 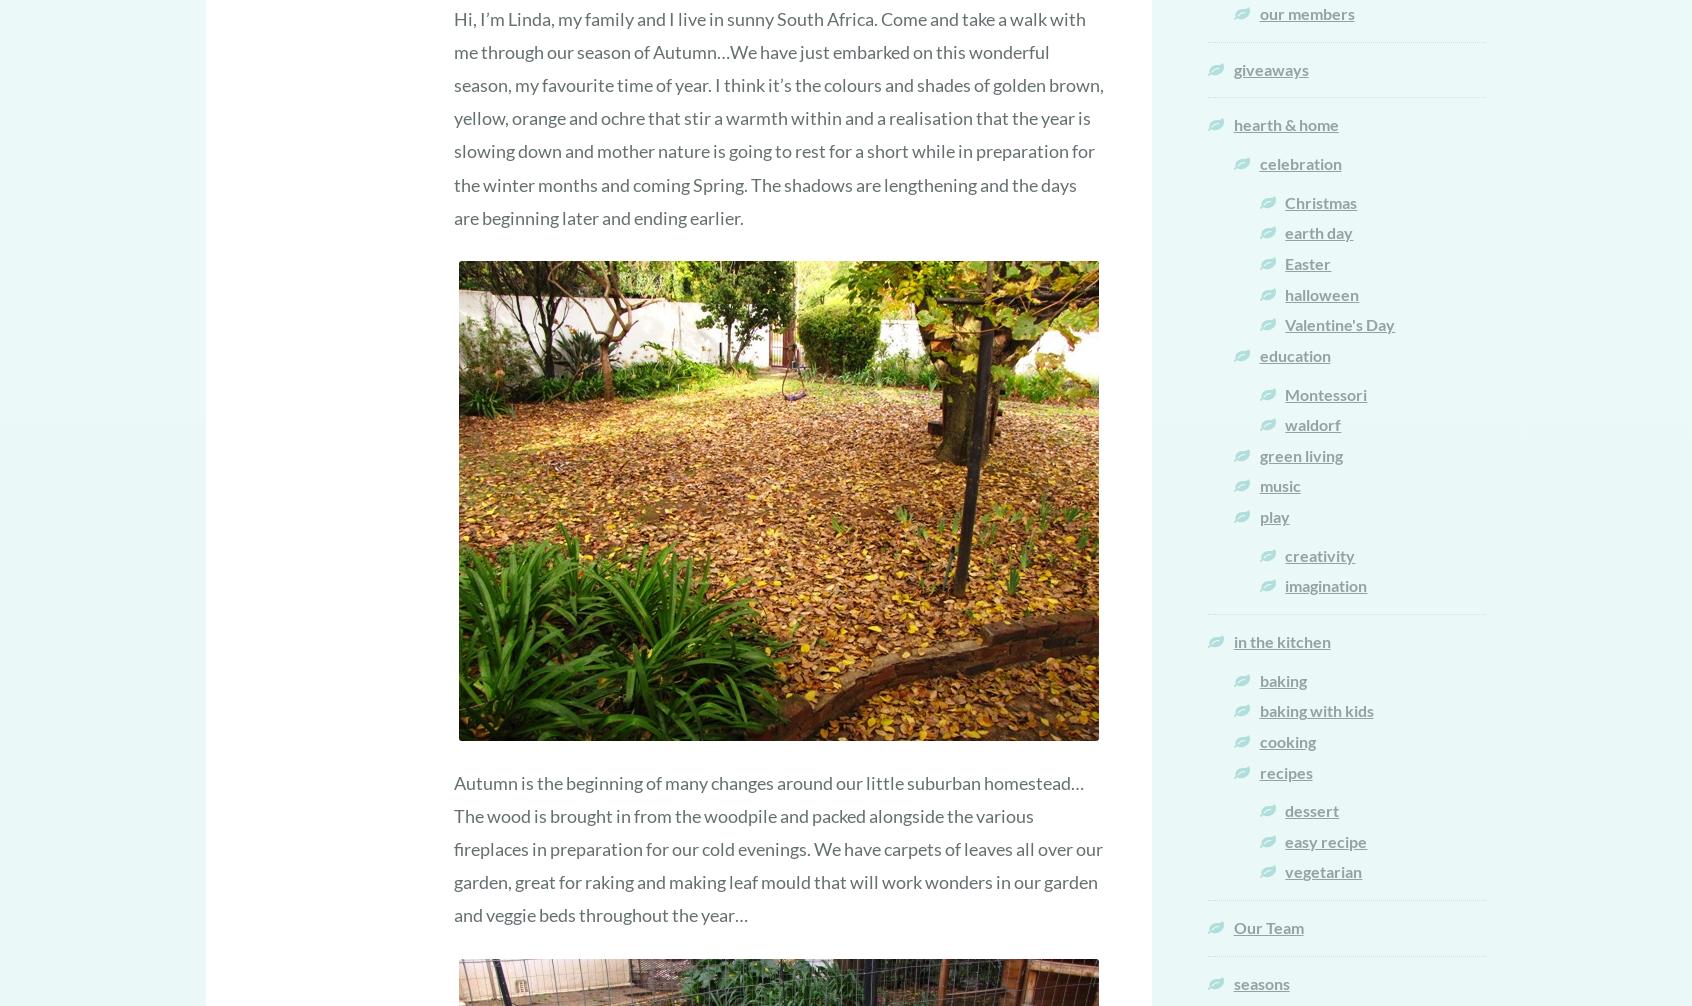 What do you see at coordinates (1232, 68) in the screenshot?
I see `'giveaways'` at bounding box center [1232, 68].